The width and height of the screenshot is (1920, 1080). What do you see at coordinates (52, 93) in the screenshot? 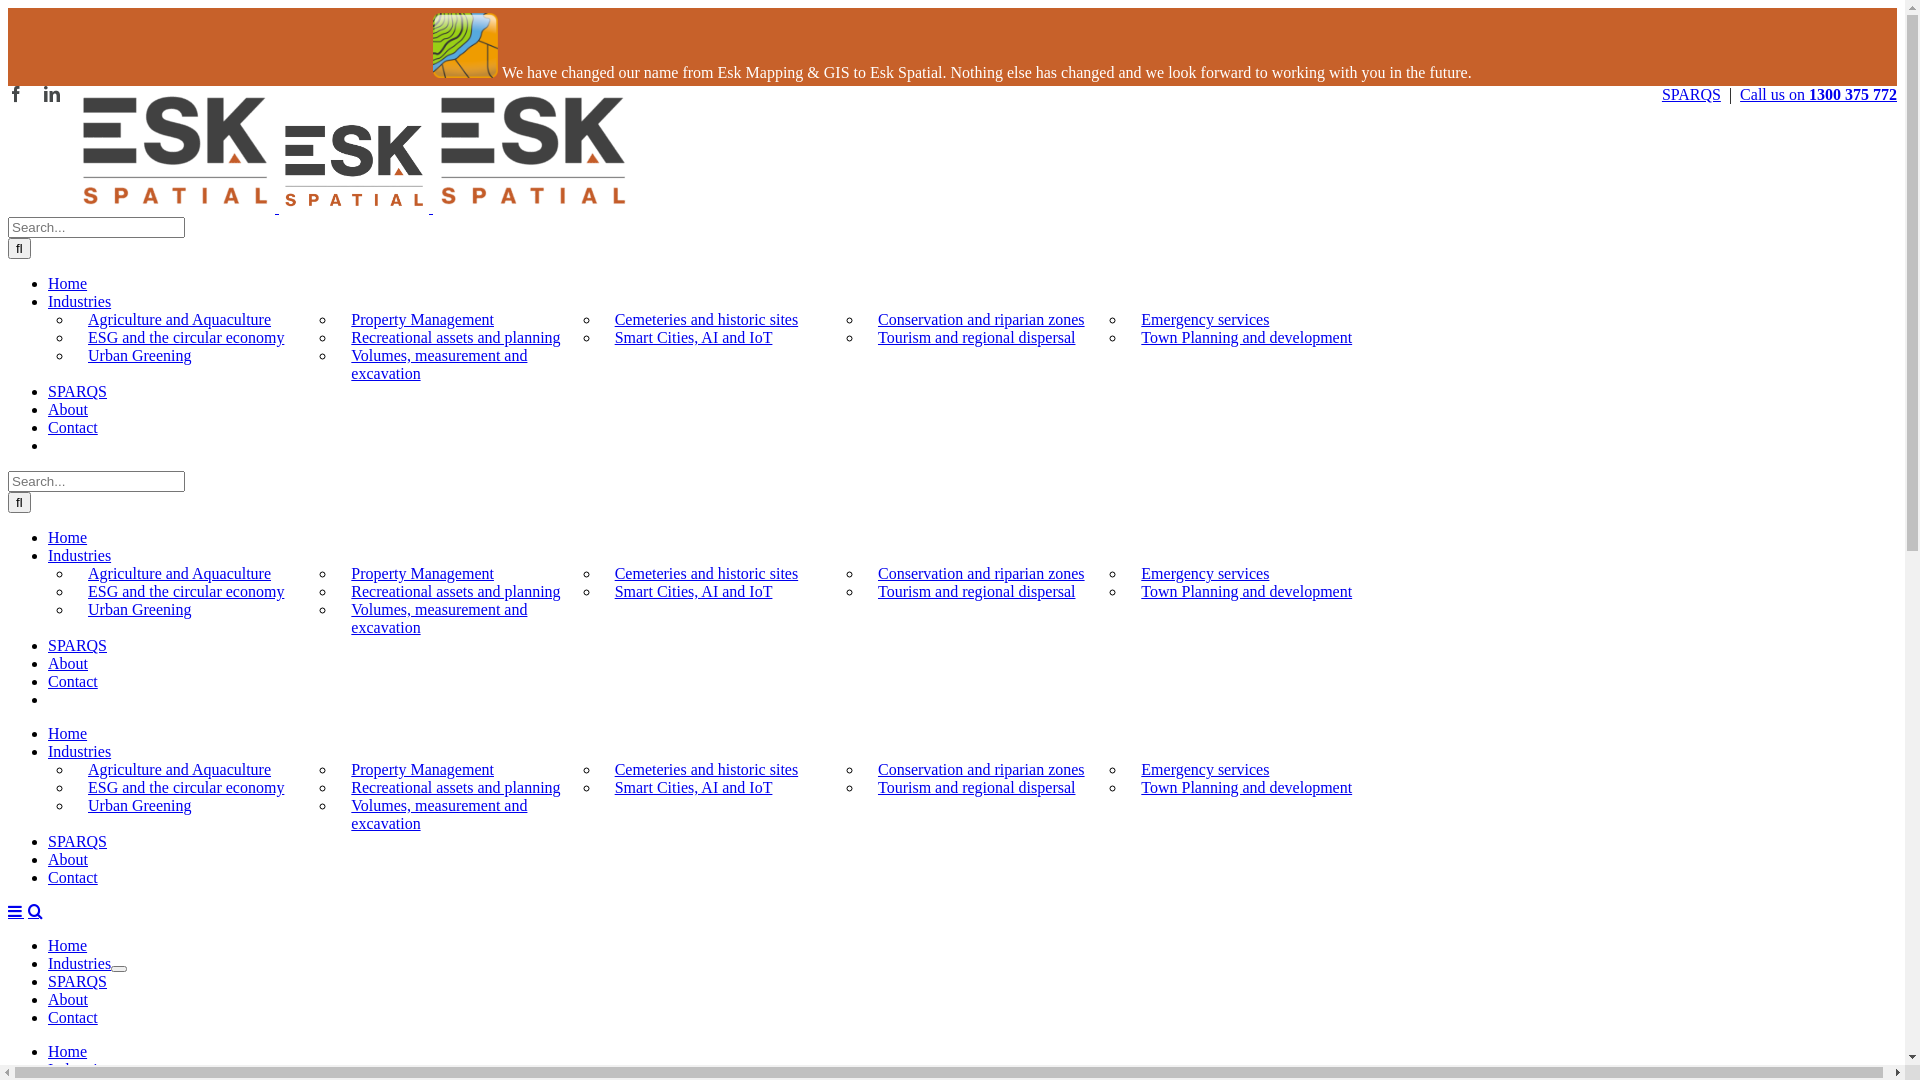
I see `'LinkedIn'` at bounding box center [52, 93].